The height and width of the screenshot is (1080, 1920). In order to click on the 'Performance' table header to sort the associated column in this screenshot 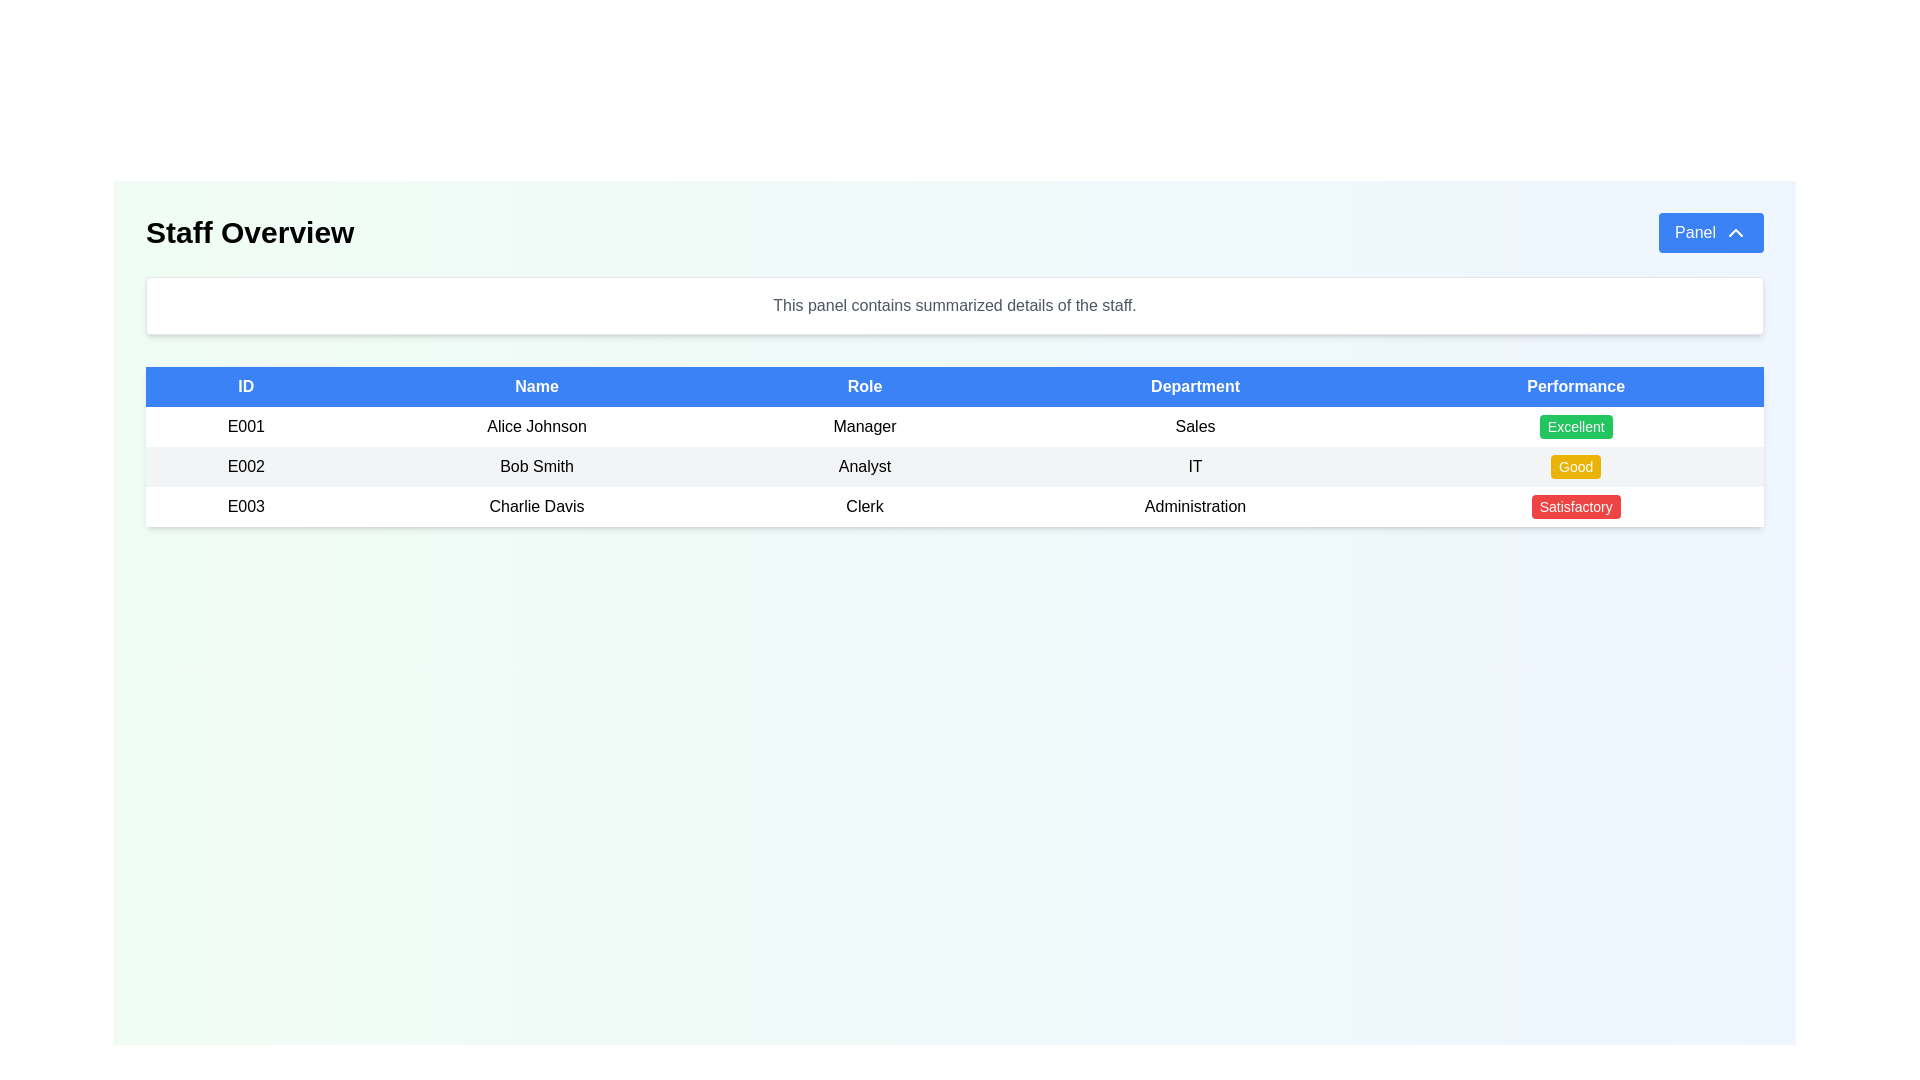, I will do `click(1575, 386)`.